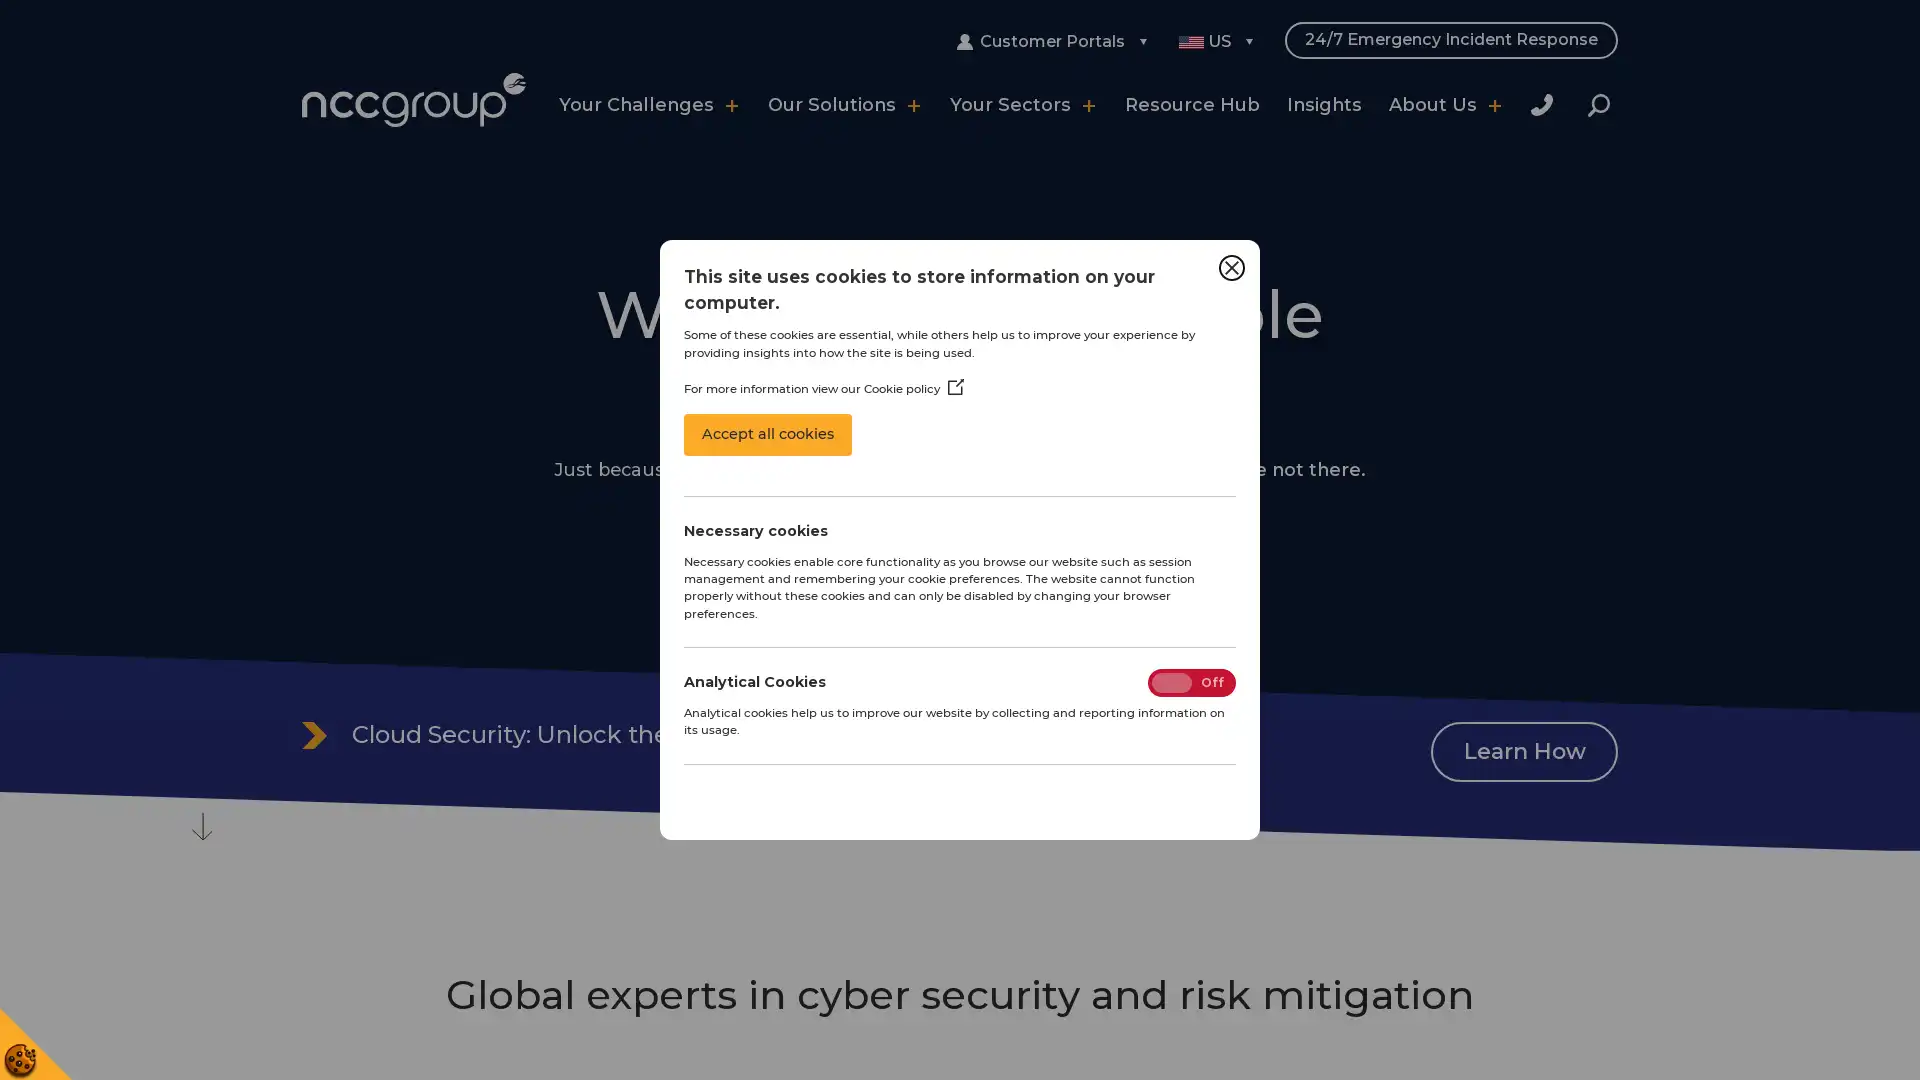 The image size is (1920, 1080). Describe the element at coordinates (767, 433) in the screenshot. I see `Accept all cookies` at that location.